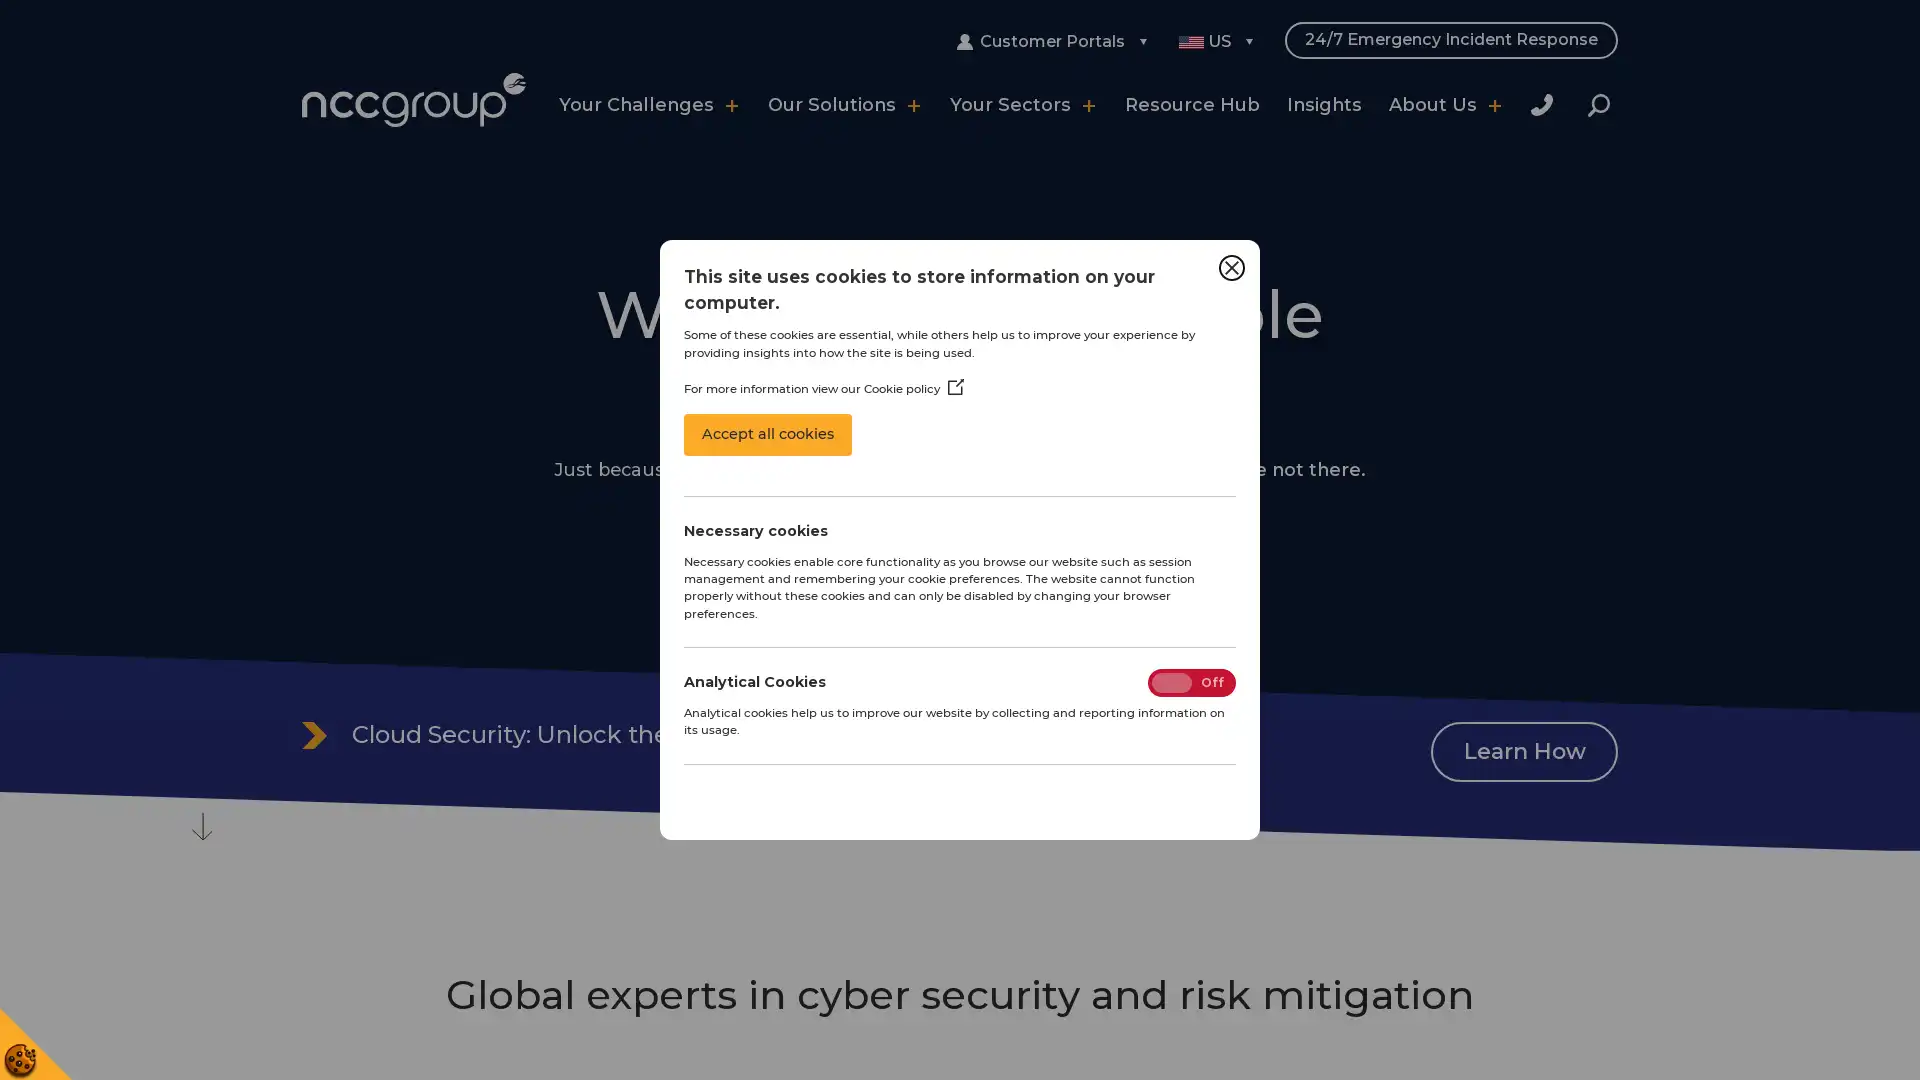 The image size is (1920, 1080). Describe the element at coordinates (767, 433) in the screenshot. I see `Accept all cookies` at that location.